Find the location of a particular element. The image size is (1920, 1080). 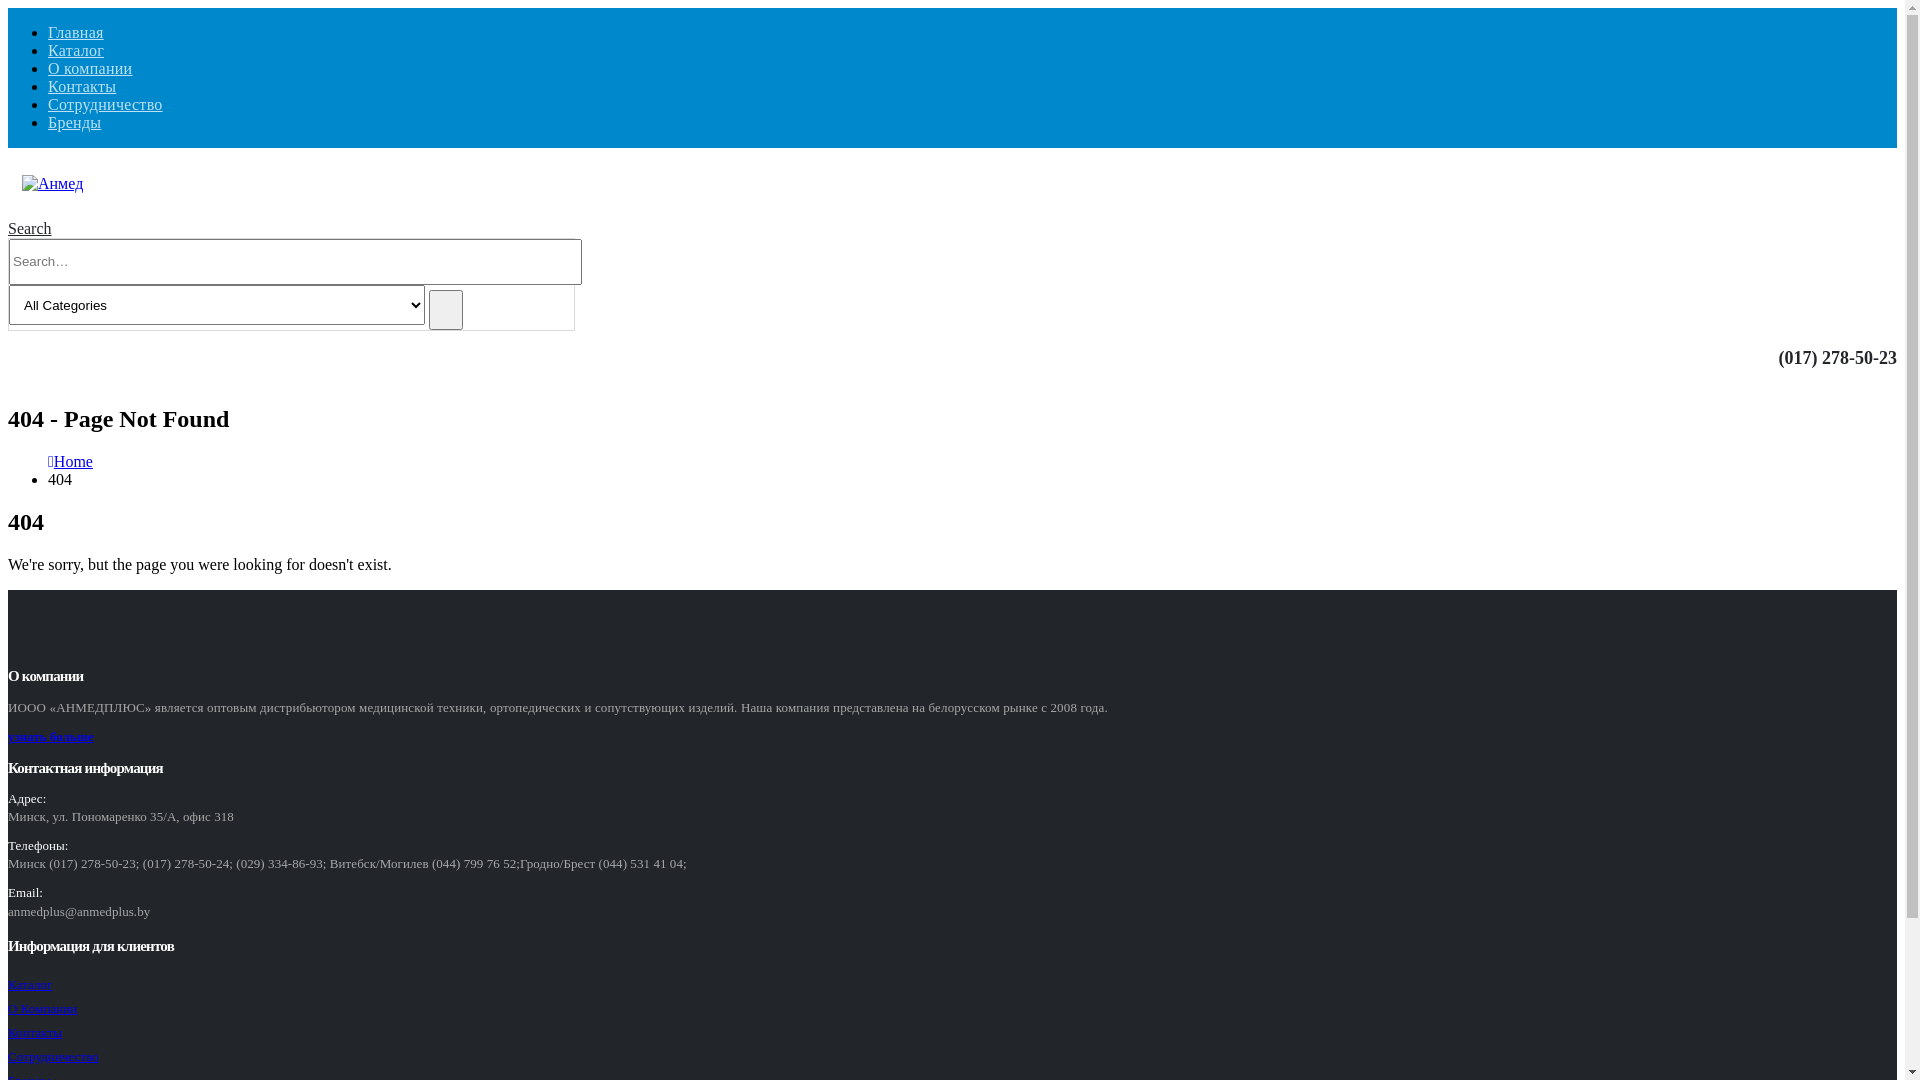

'Home' is located at coordinates (73, 461).